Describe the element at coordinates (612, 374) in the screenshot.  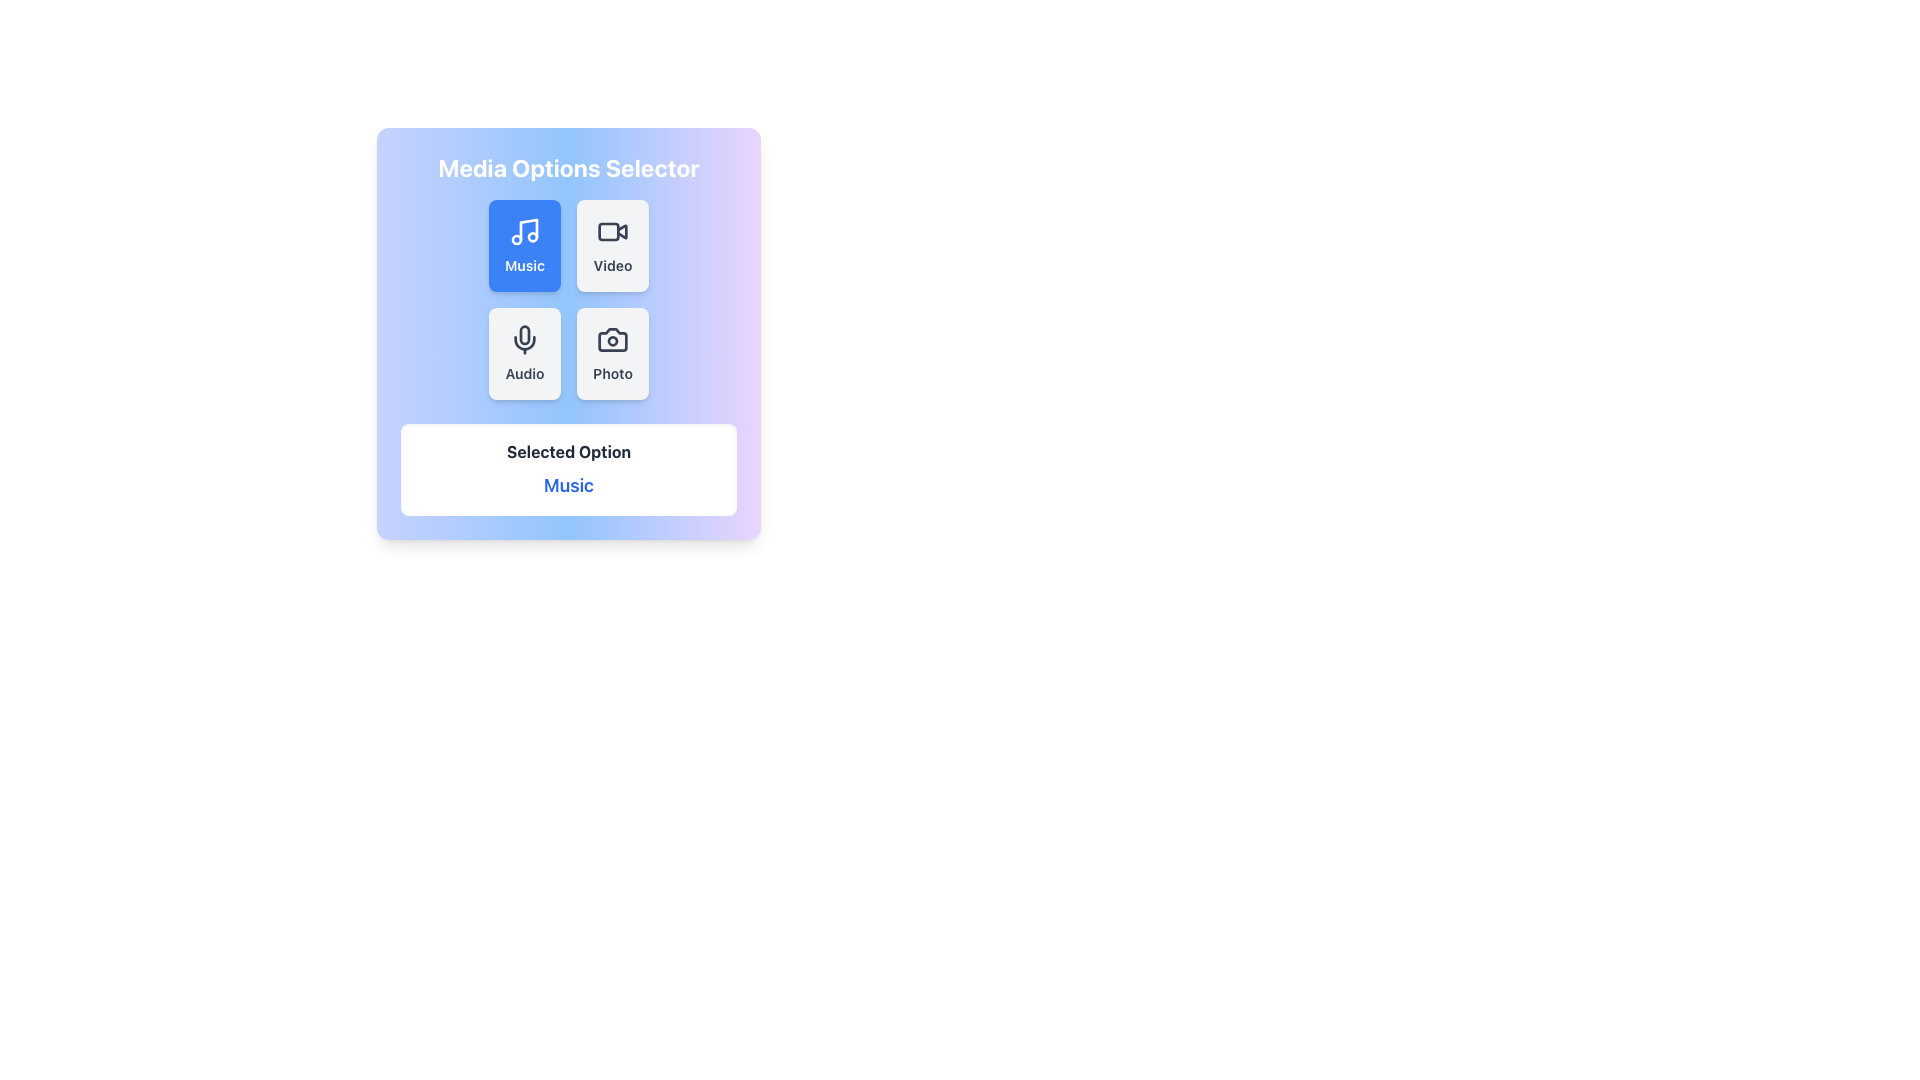
I see `the bottom text label of the button in the 'Media Options Selector' card, which indicates the option associated with photo-related features` at that location.